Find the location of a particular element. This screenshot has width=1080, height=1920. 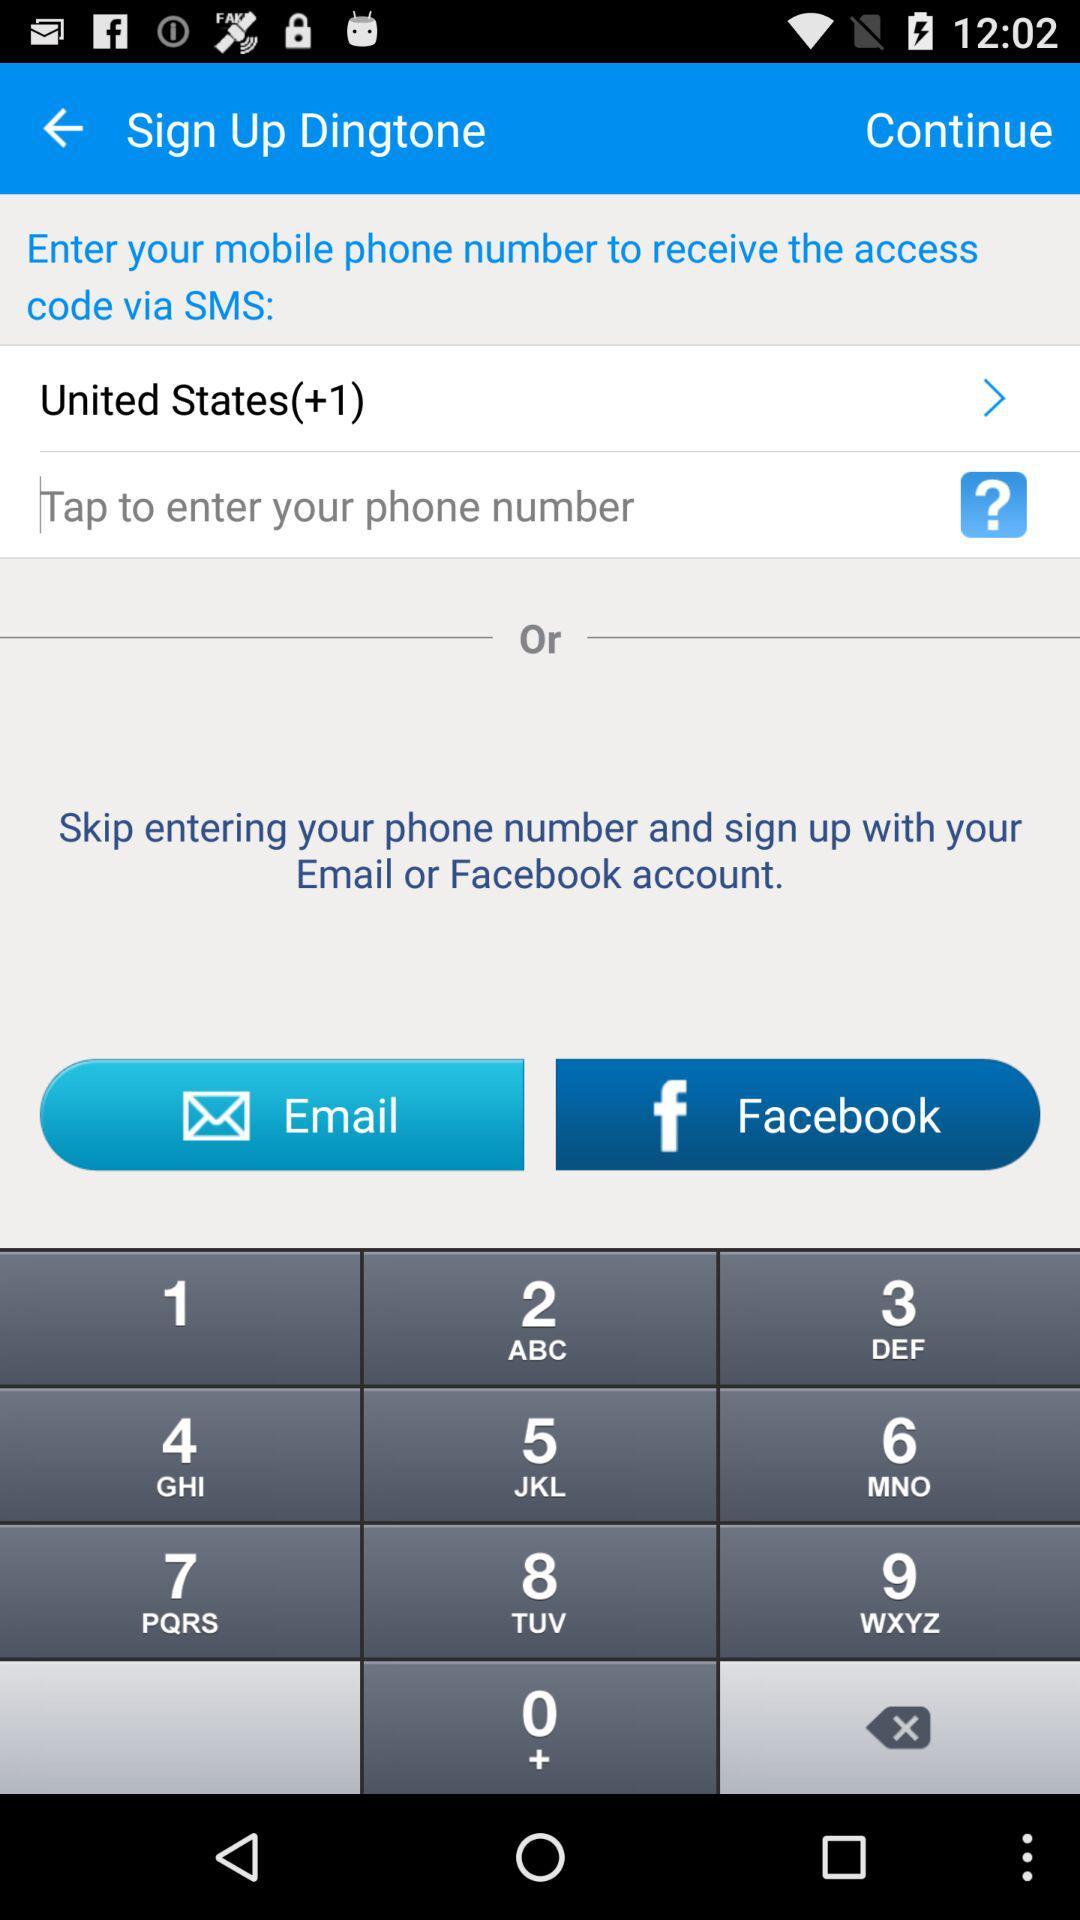

the help icon is located at coordinates (993, 540).